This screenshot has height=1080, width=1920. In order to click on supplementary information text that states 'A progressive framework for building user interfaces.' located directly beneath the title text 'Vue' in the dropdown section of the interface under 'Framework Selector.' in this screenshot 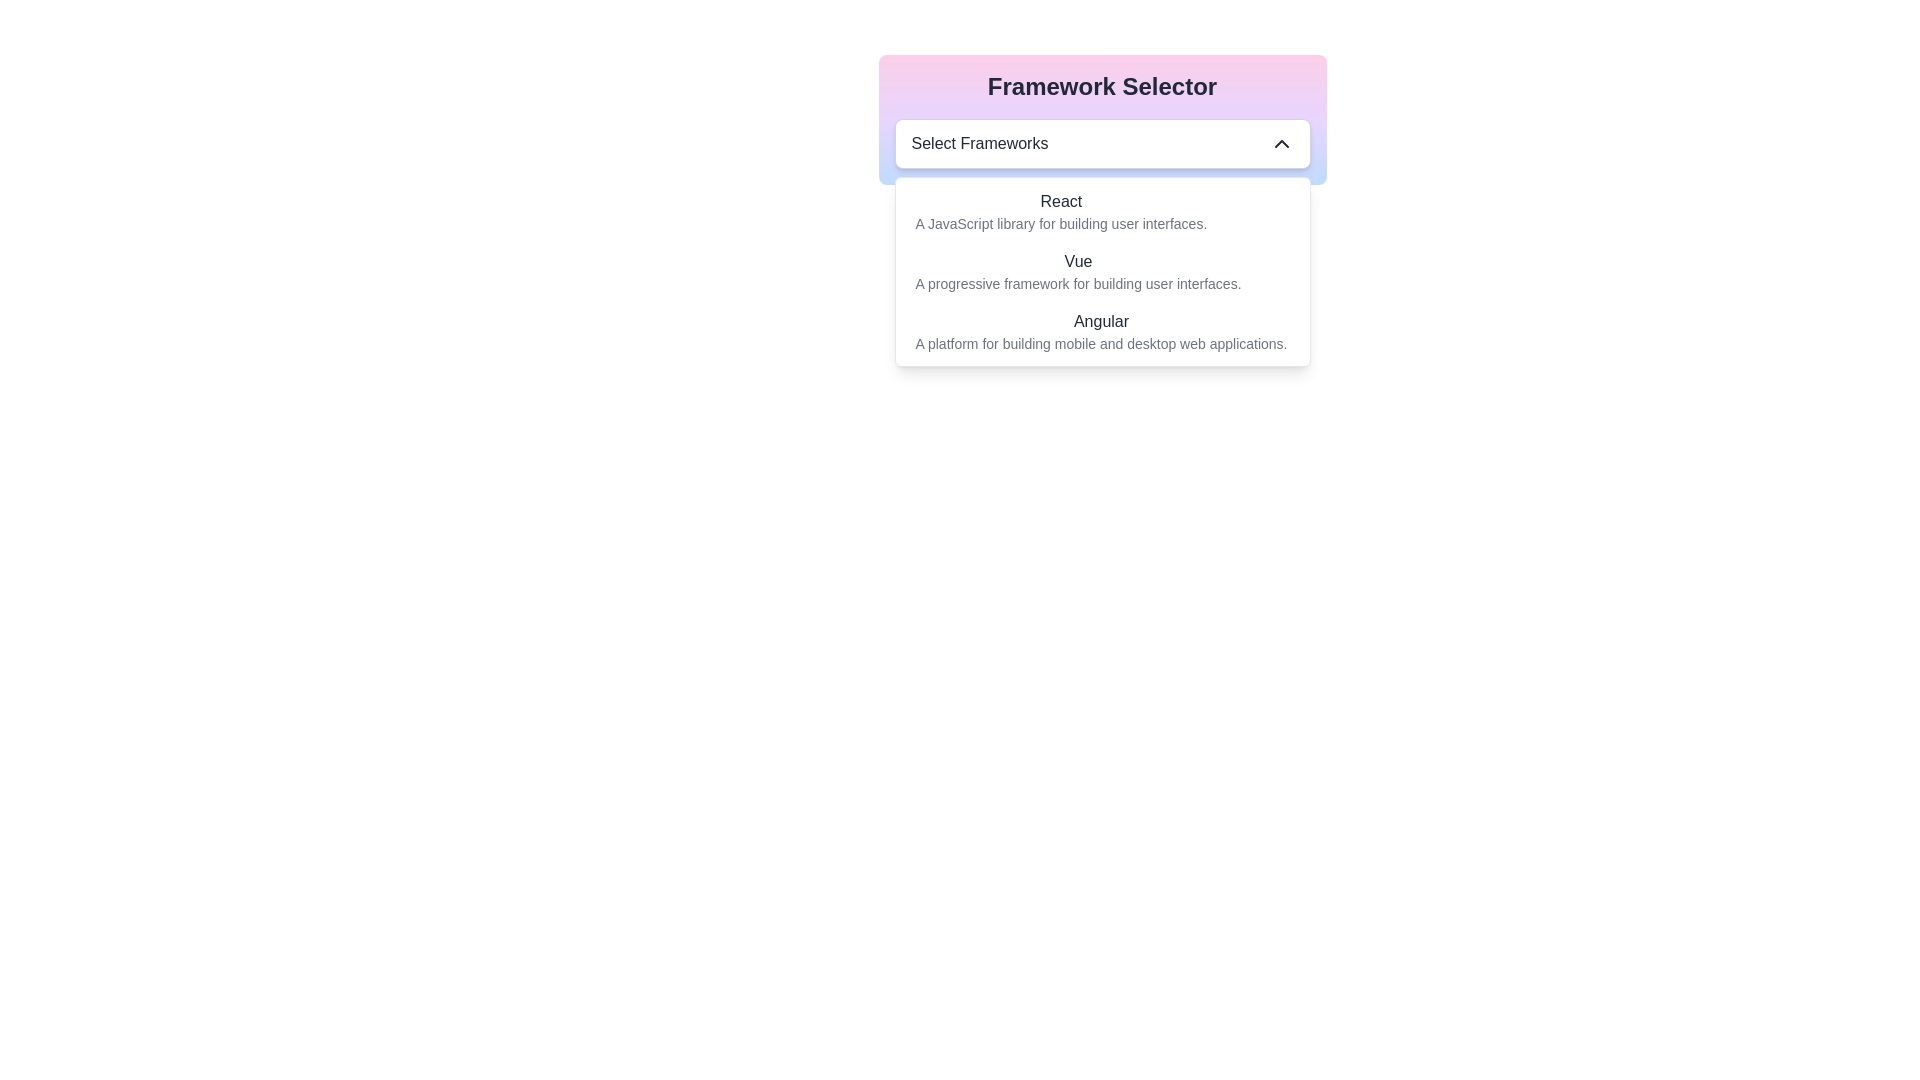, I will do `click(1077, 284)`.